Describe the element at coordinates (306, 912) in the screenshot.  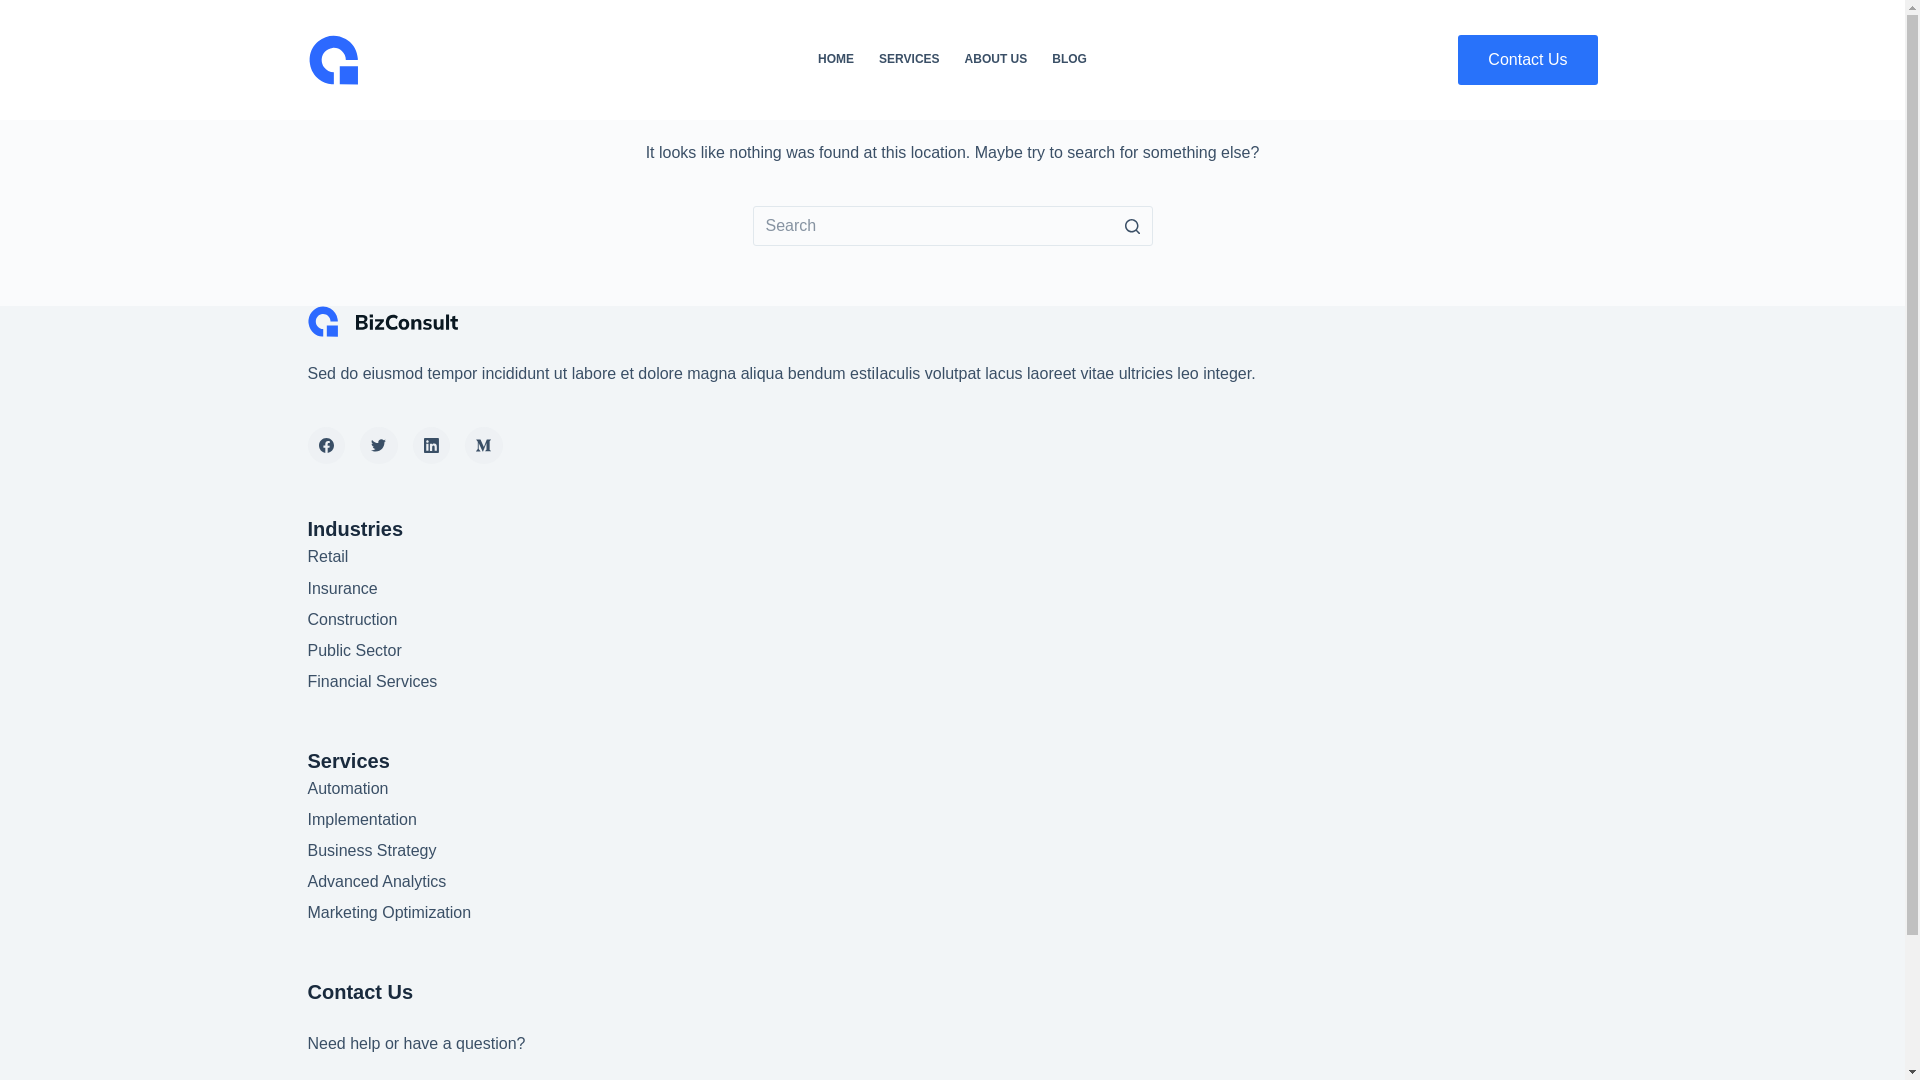
I see `'Marketing Optimization'` at that location.